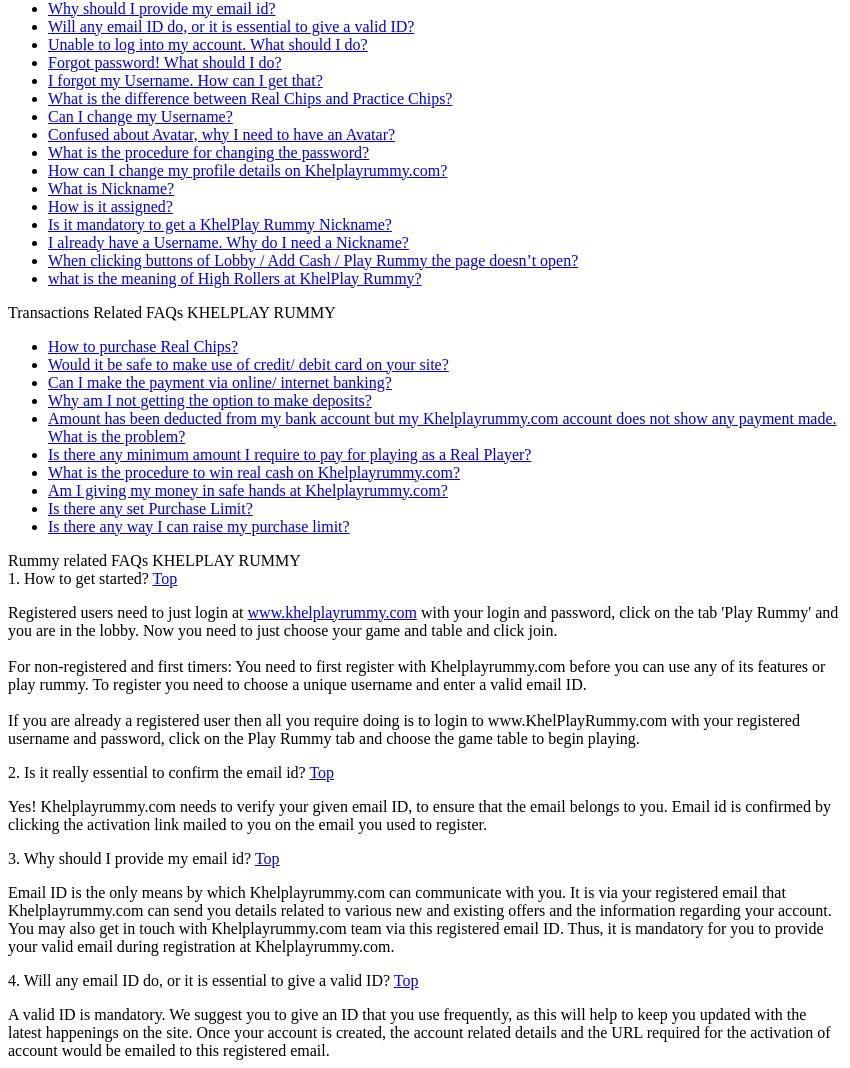  Describe the element at coordinates (207, 151) in the screenshot. I see `'What is the procedure for changing the password?'` at that location.